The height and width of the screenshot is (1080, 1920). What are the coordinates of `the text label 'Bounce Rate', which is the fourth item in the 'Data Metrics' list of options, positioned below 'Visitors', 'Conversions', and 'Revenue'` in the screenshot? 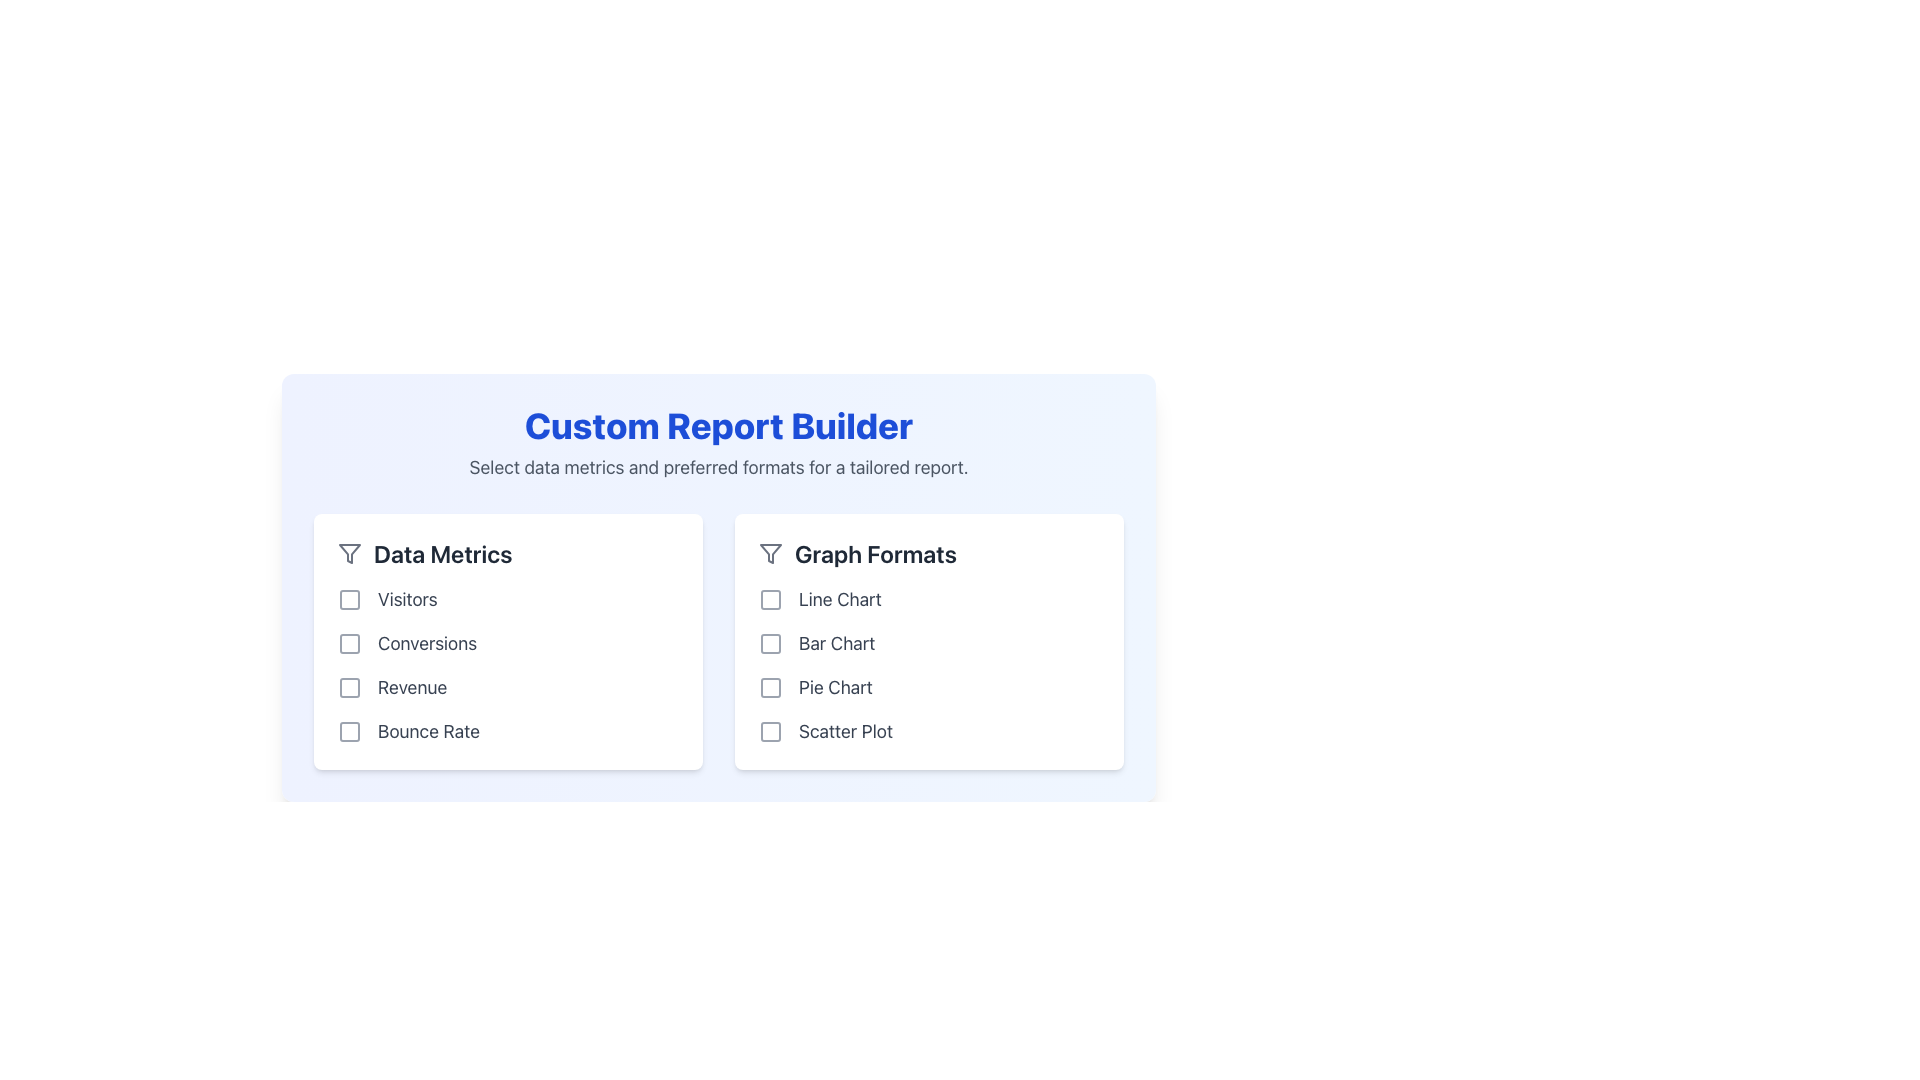 It's located at (427, 732).